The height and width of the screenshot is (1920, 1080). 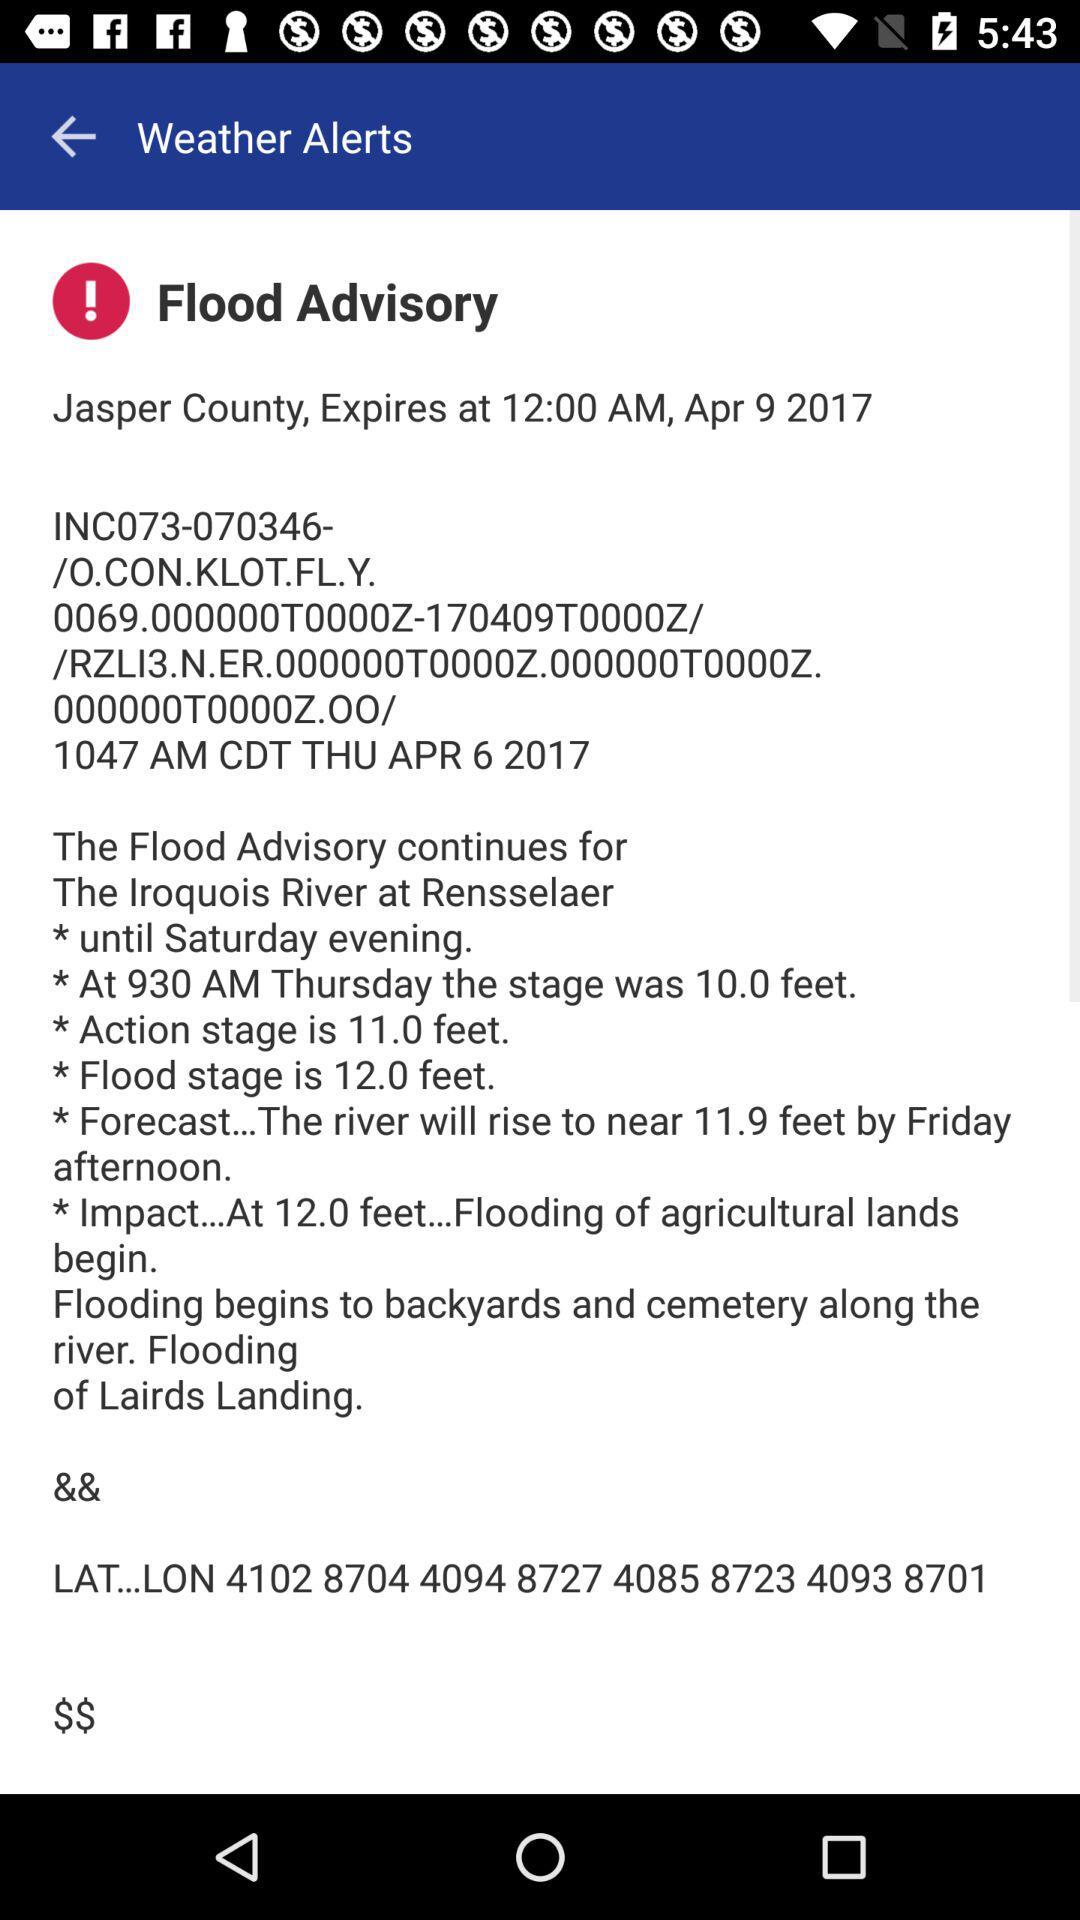 I want to click on the arrow_backward icon, so click(x=72, y=135).